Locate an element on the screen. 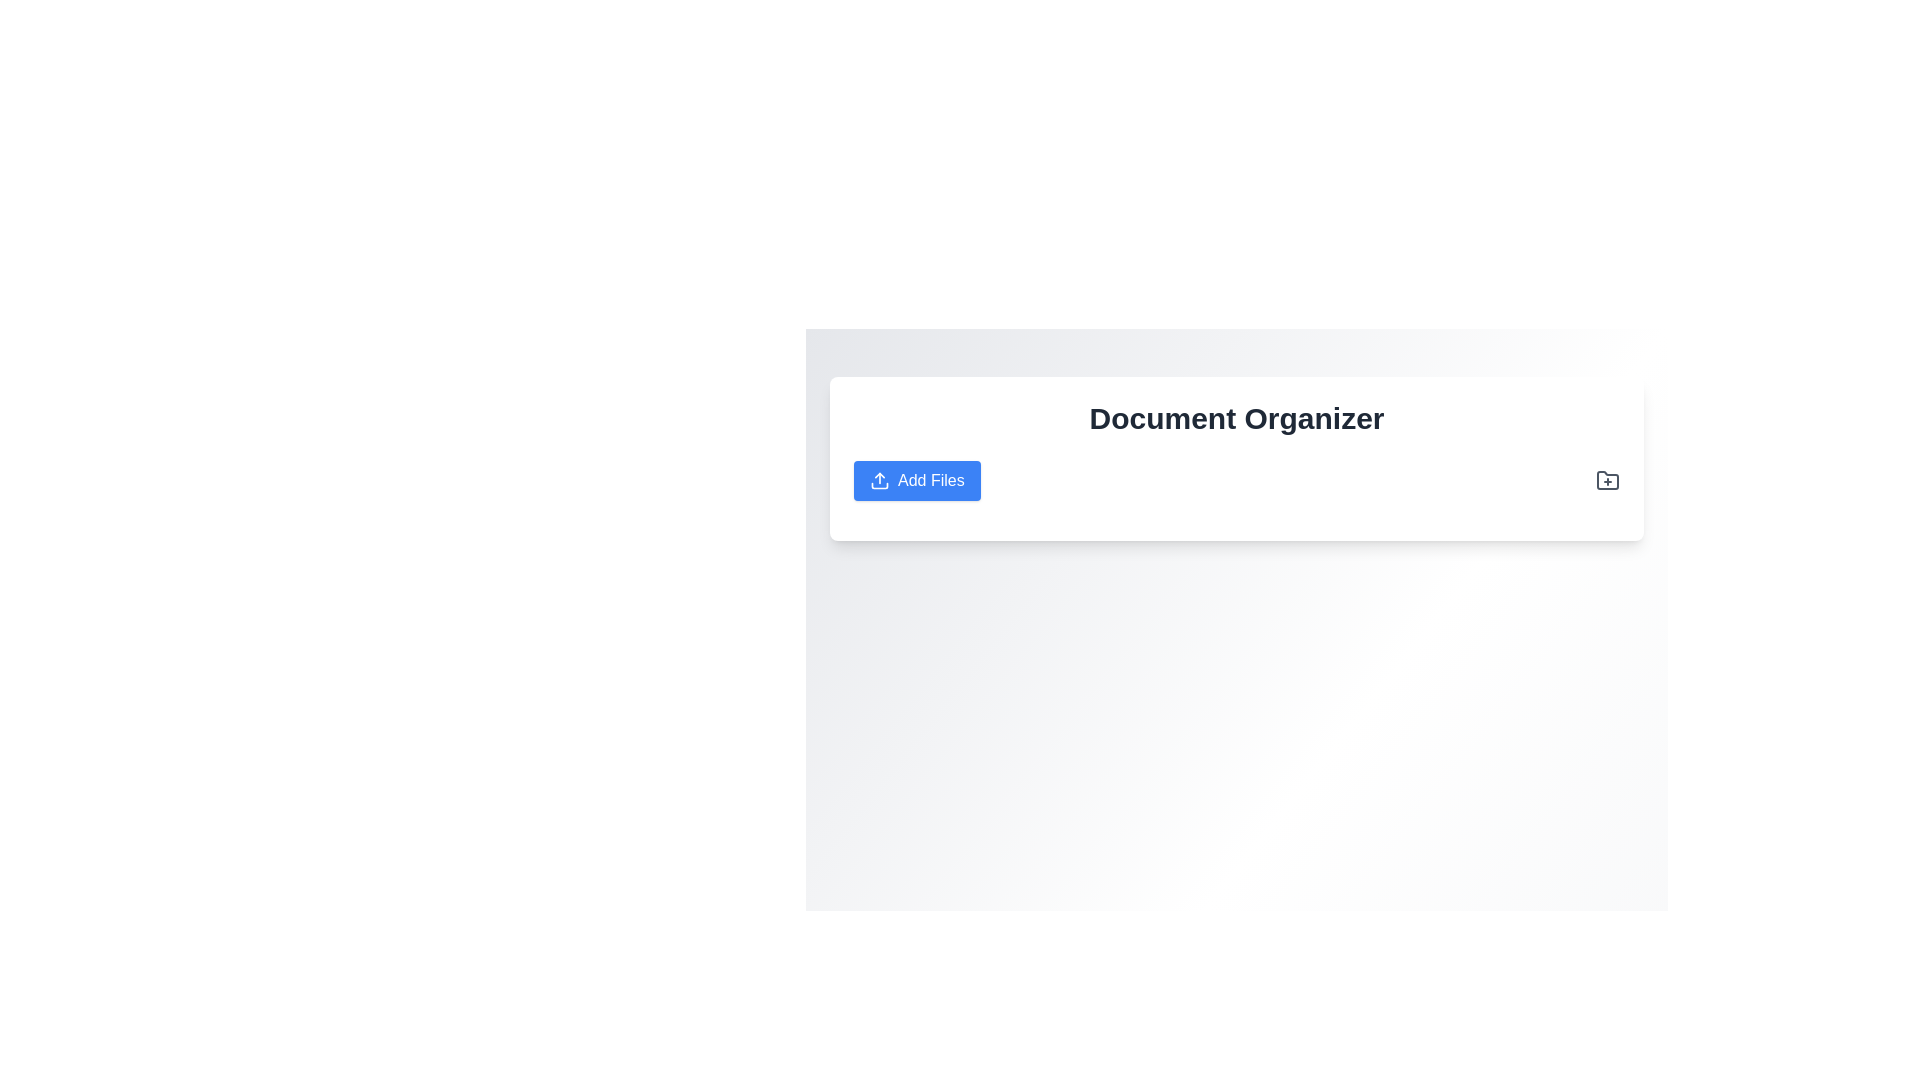 Image resolution: width=1920 pixels, height=1080 pixels. the folder icon with a plus sign located in the 'Document Organizer' section at the top right corner is located at coordinates (1608, 479).